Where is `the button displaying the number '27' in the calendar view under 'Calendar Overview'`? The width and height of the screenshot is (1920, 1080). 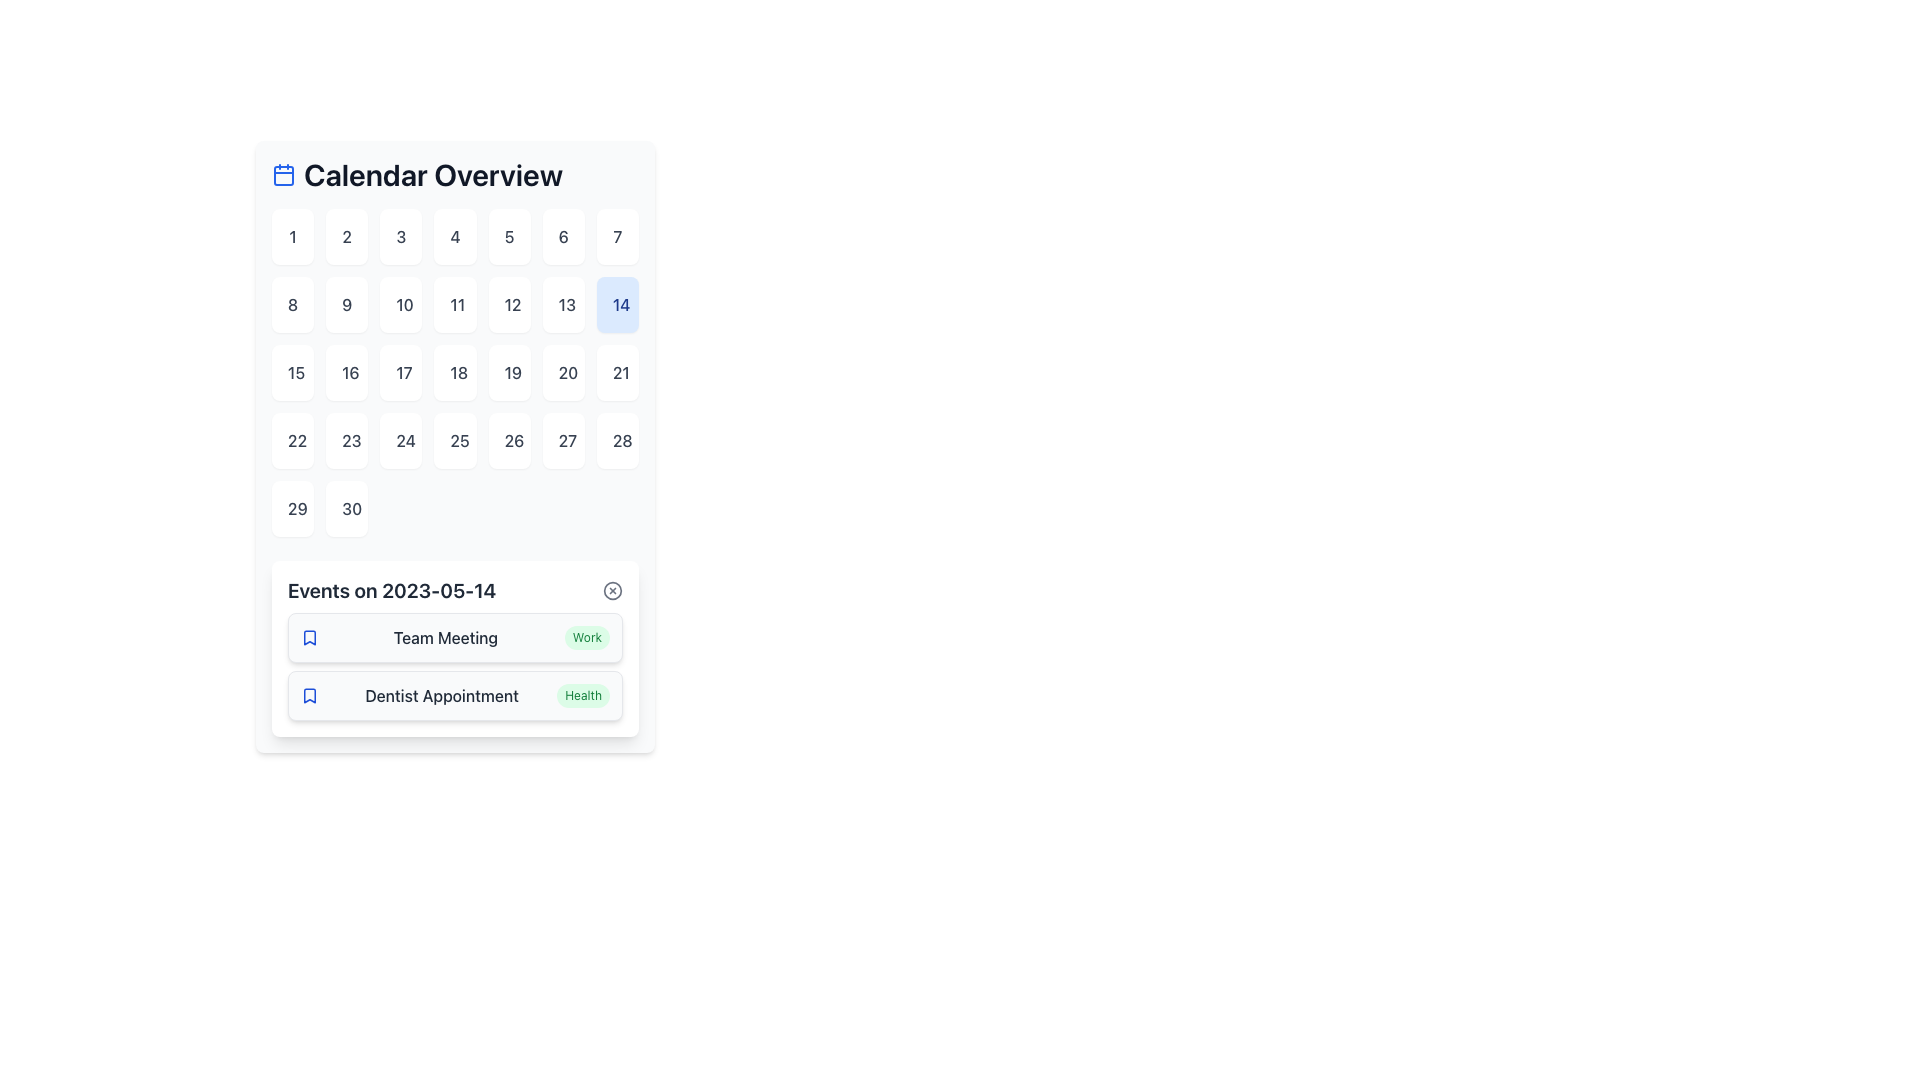
the button displaying the number '27' in the calendar view under 'Calendar Overview' is located at coordinates (562, 439).